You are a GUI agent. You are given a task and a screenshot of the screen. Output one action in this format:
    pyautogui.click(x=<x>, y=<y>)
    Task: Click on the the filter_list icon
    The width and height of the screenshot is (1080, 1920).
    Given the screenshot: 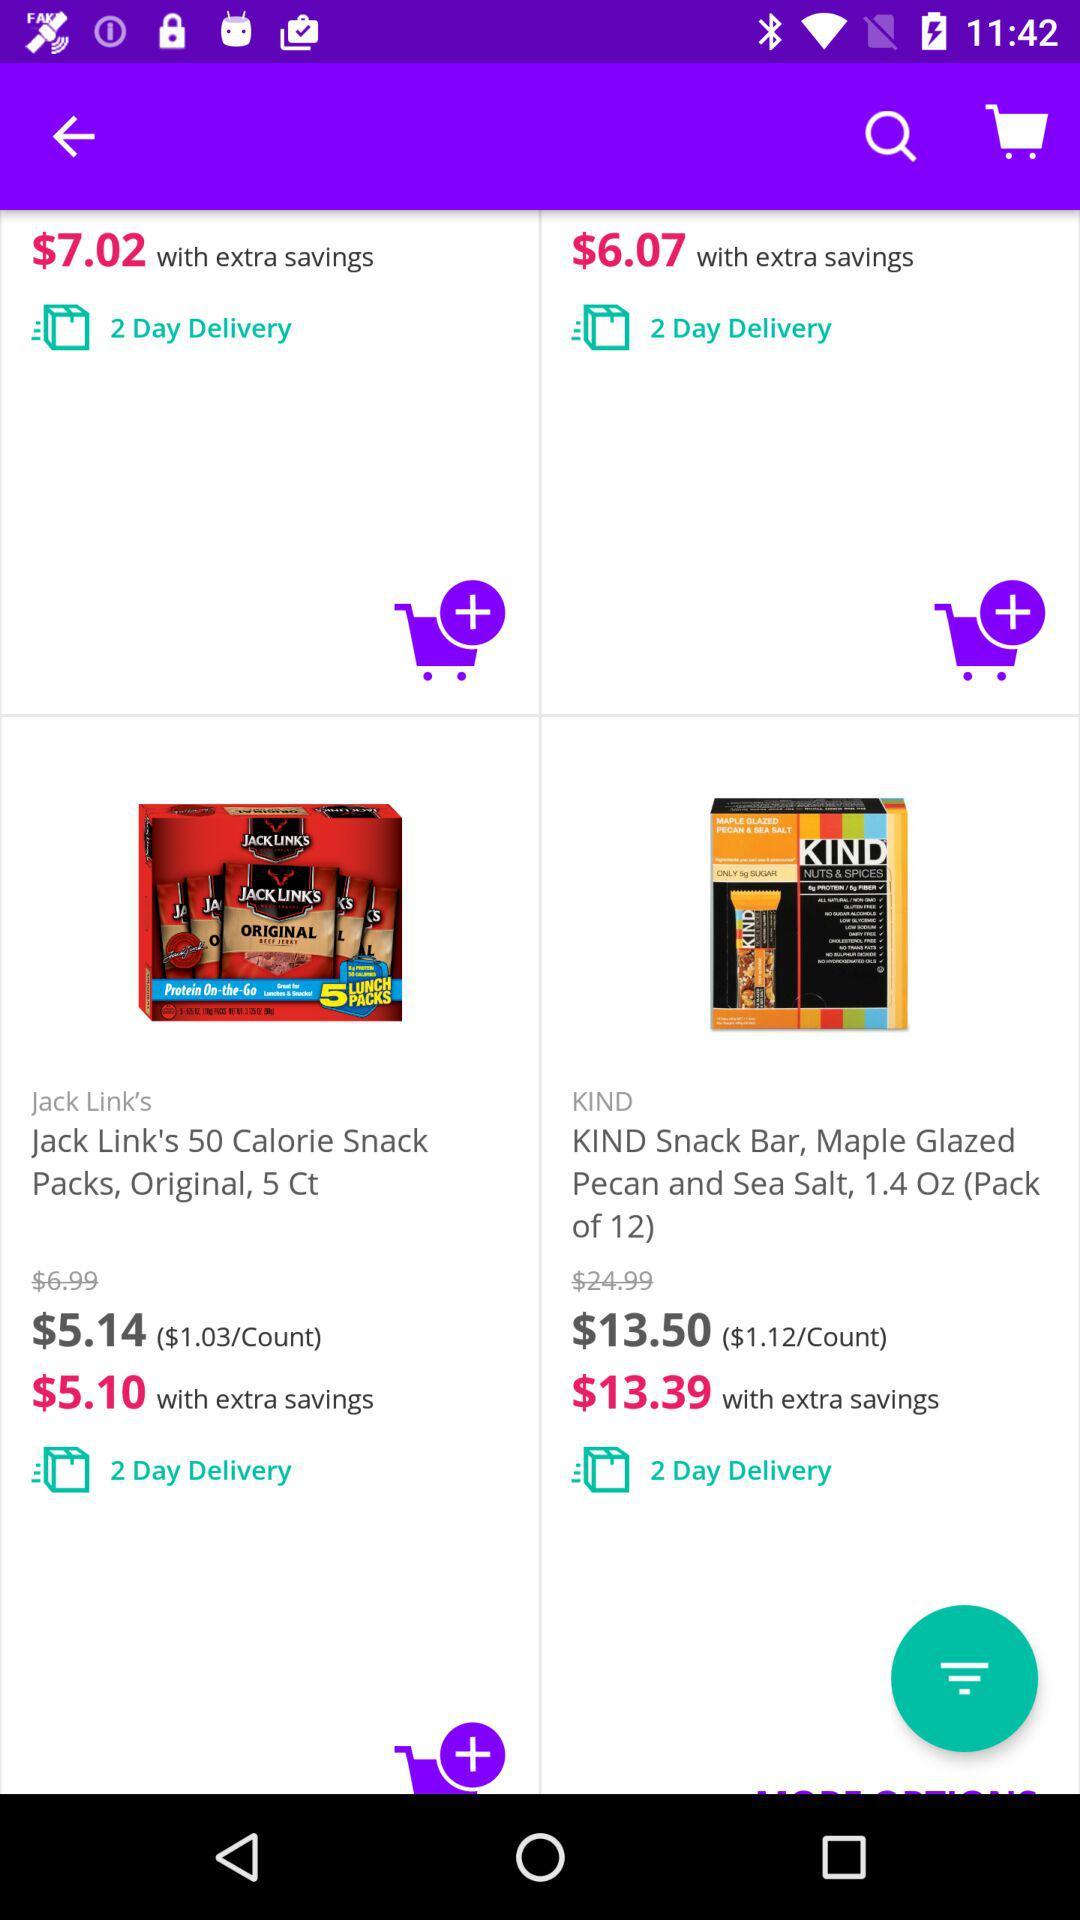 What is the action you would take?
    pyautogui.click(x=963, y=1678)
    